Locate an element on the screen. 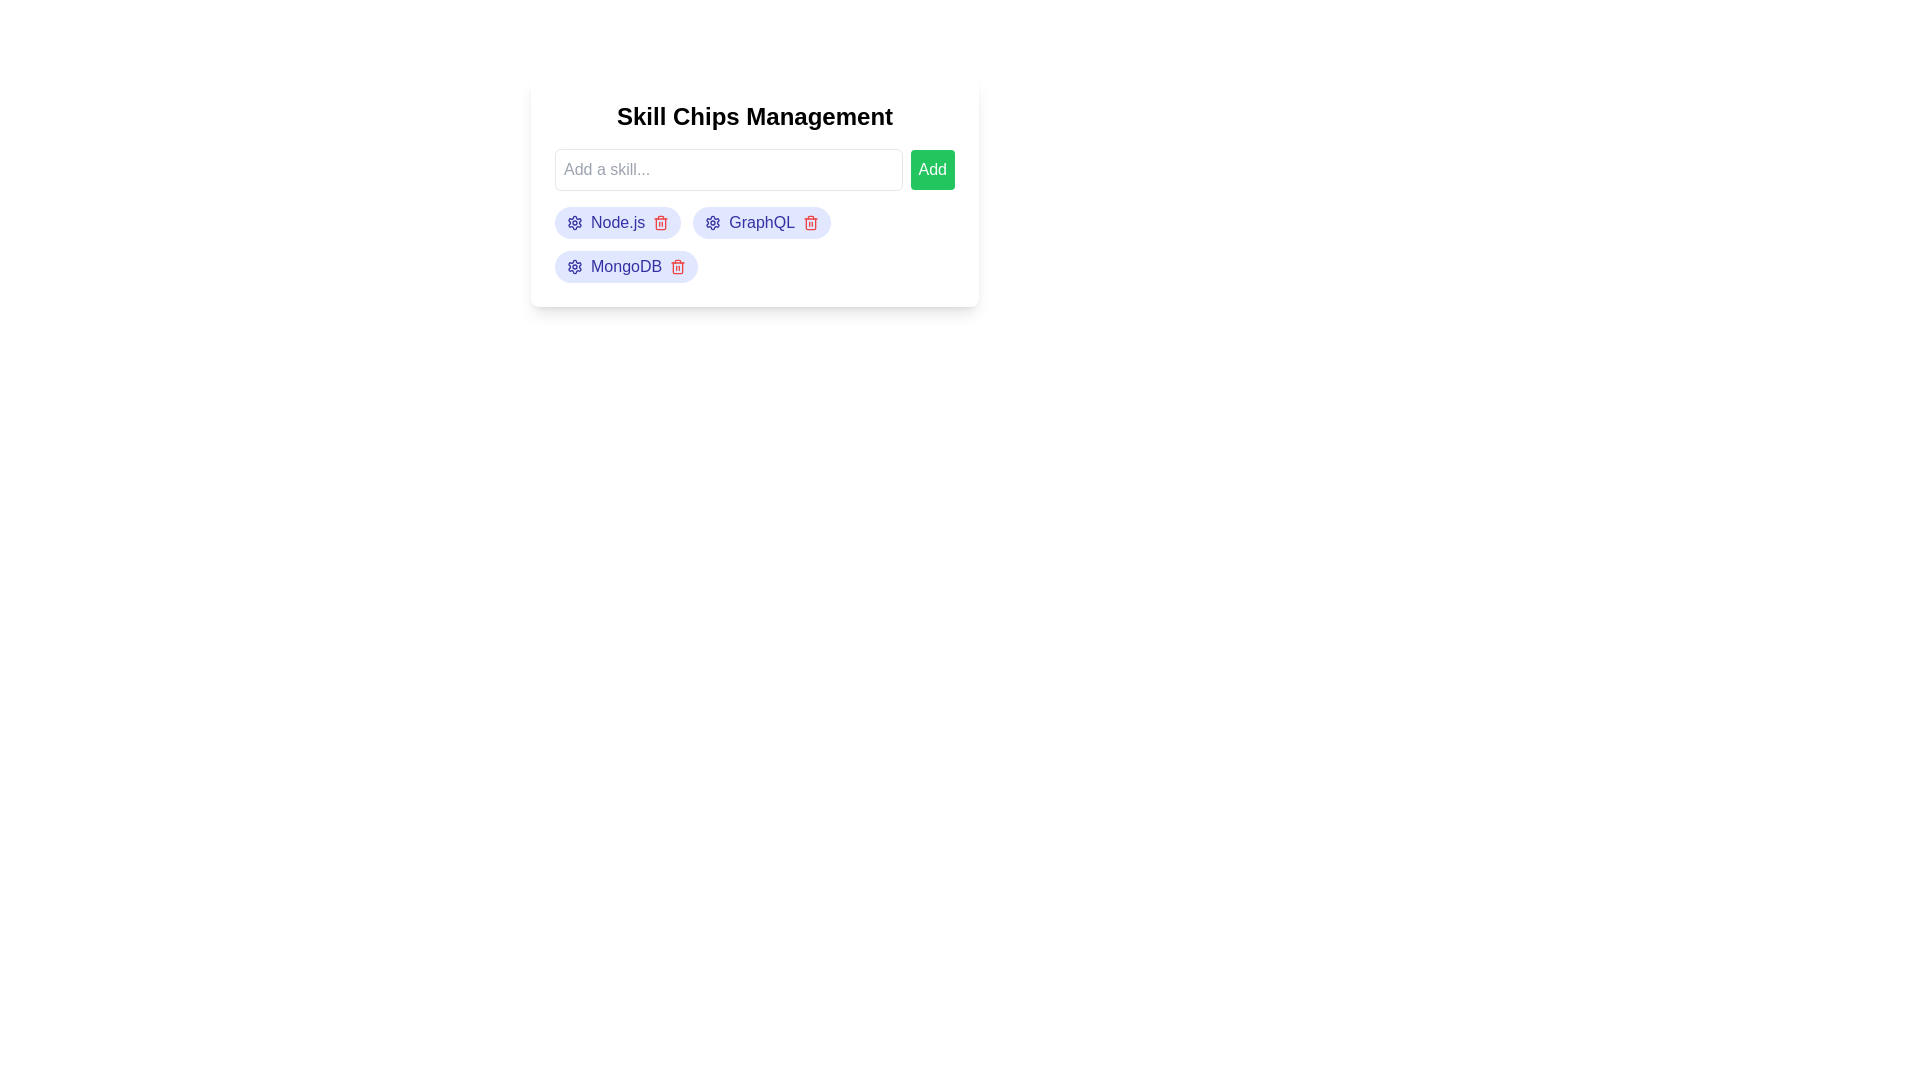 The image size is (1920, 1080). the settings icon of the chip labeled Node.js is located at coordinates (574, 223).